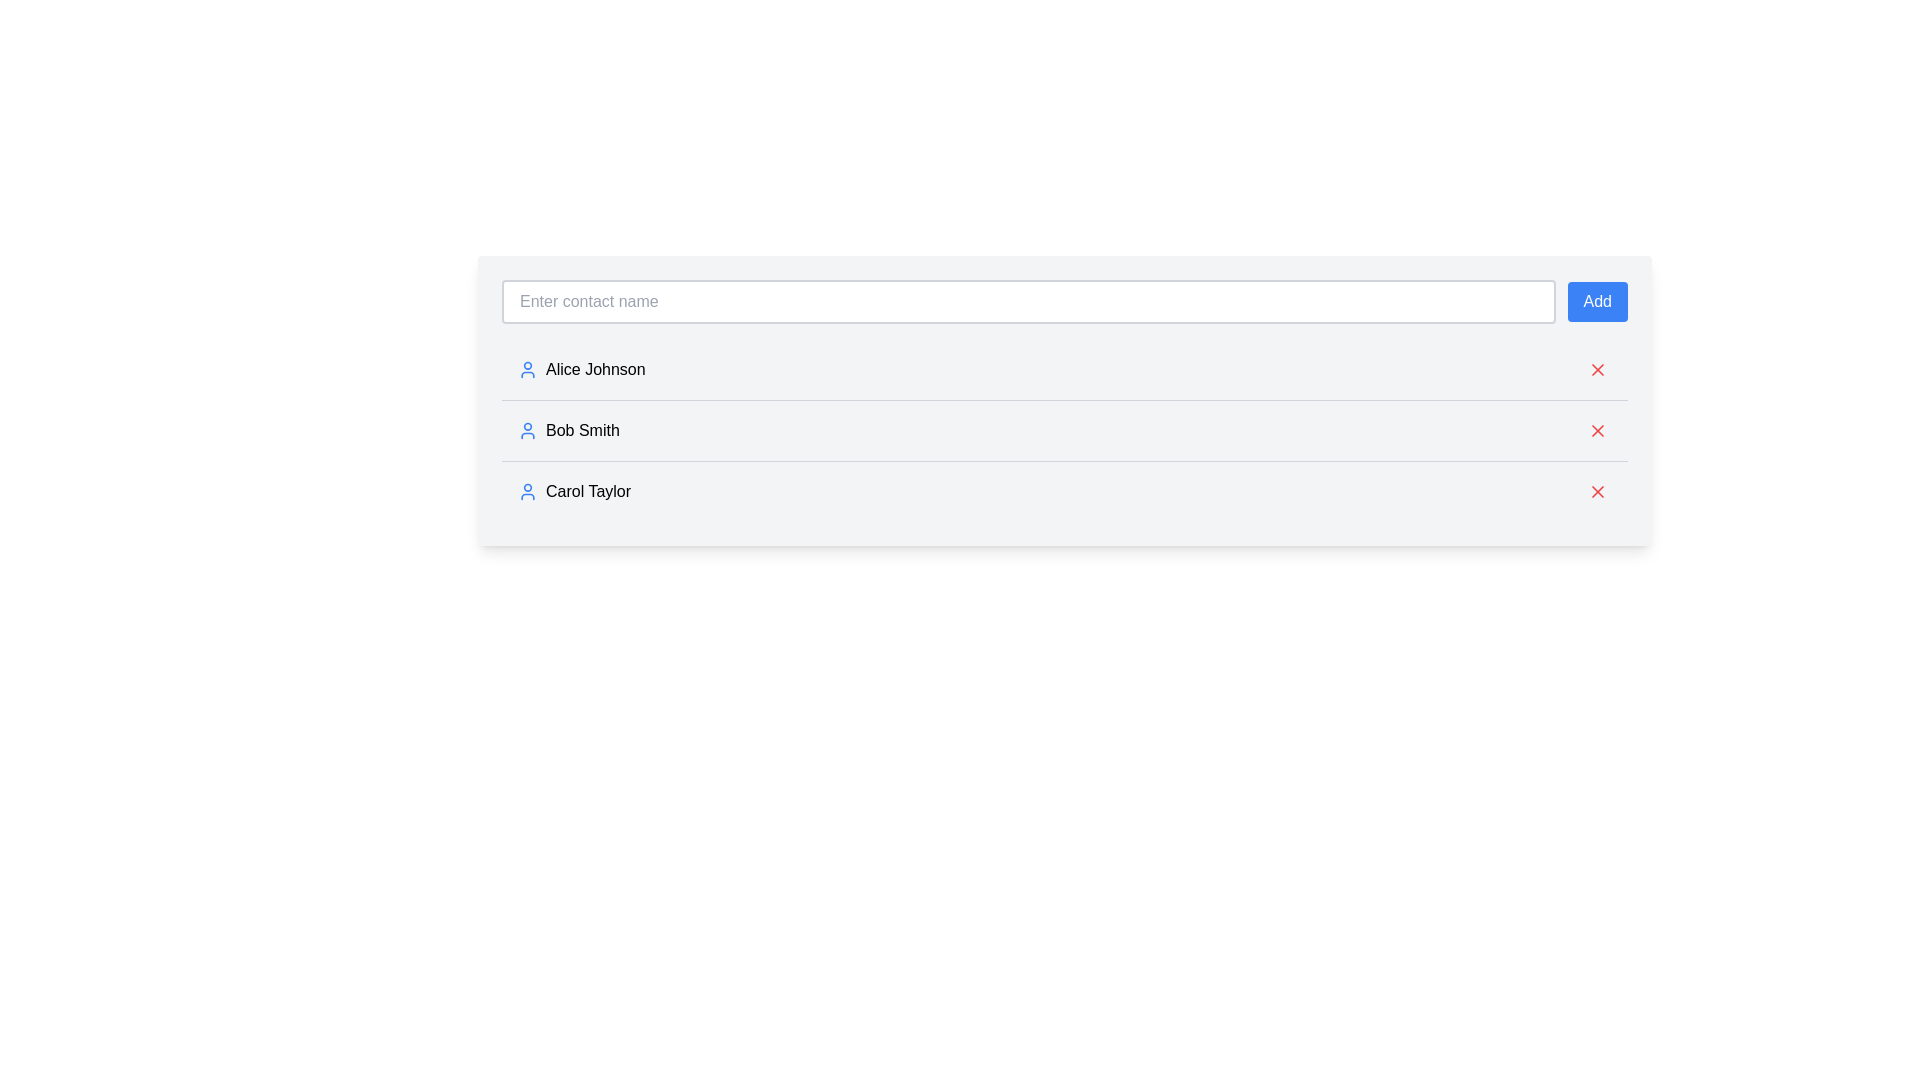  I want to click on the profile icon representing 'Carol Taylor', so click(528, 492).